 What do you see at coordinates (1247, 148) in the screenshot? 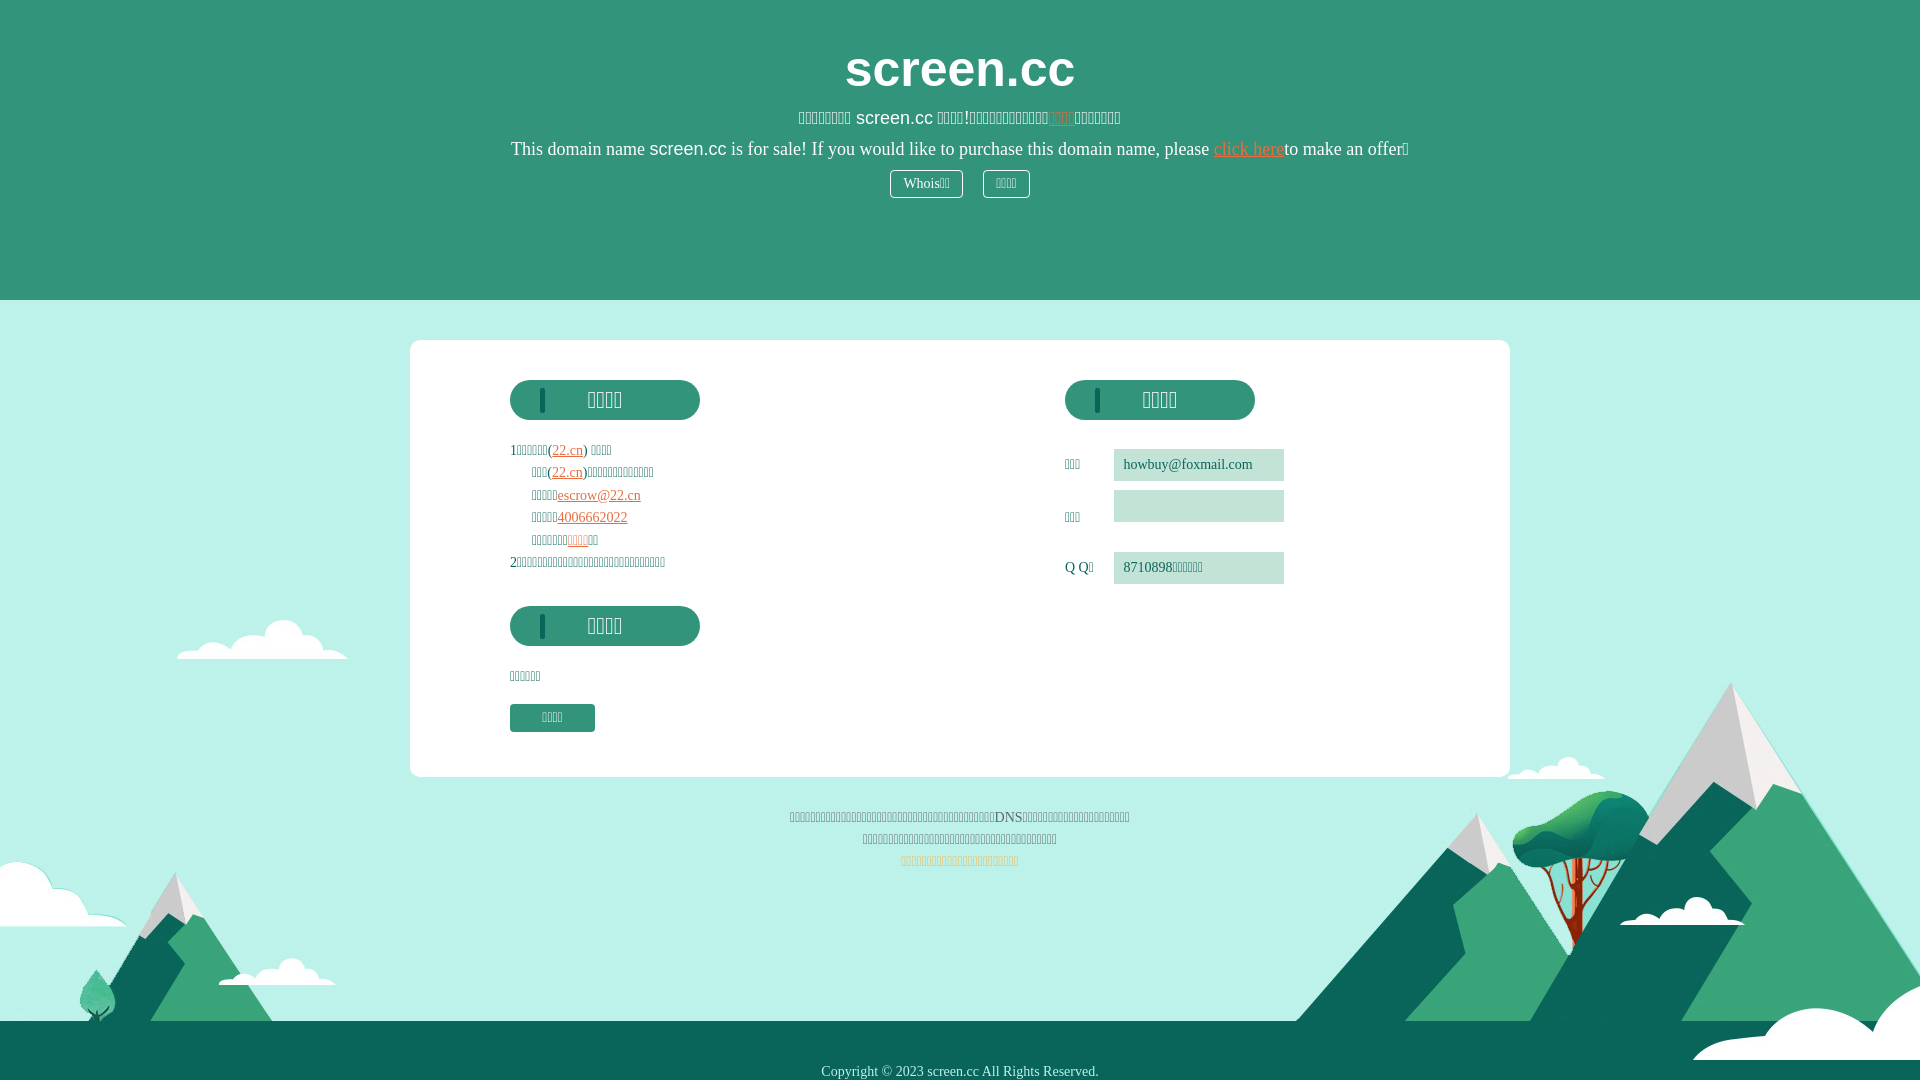
I see `'click here'` at bounding box center [1247, 148].